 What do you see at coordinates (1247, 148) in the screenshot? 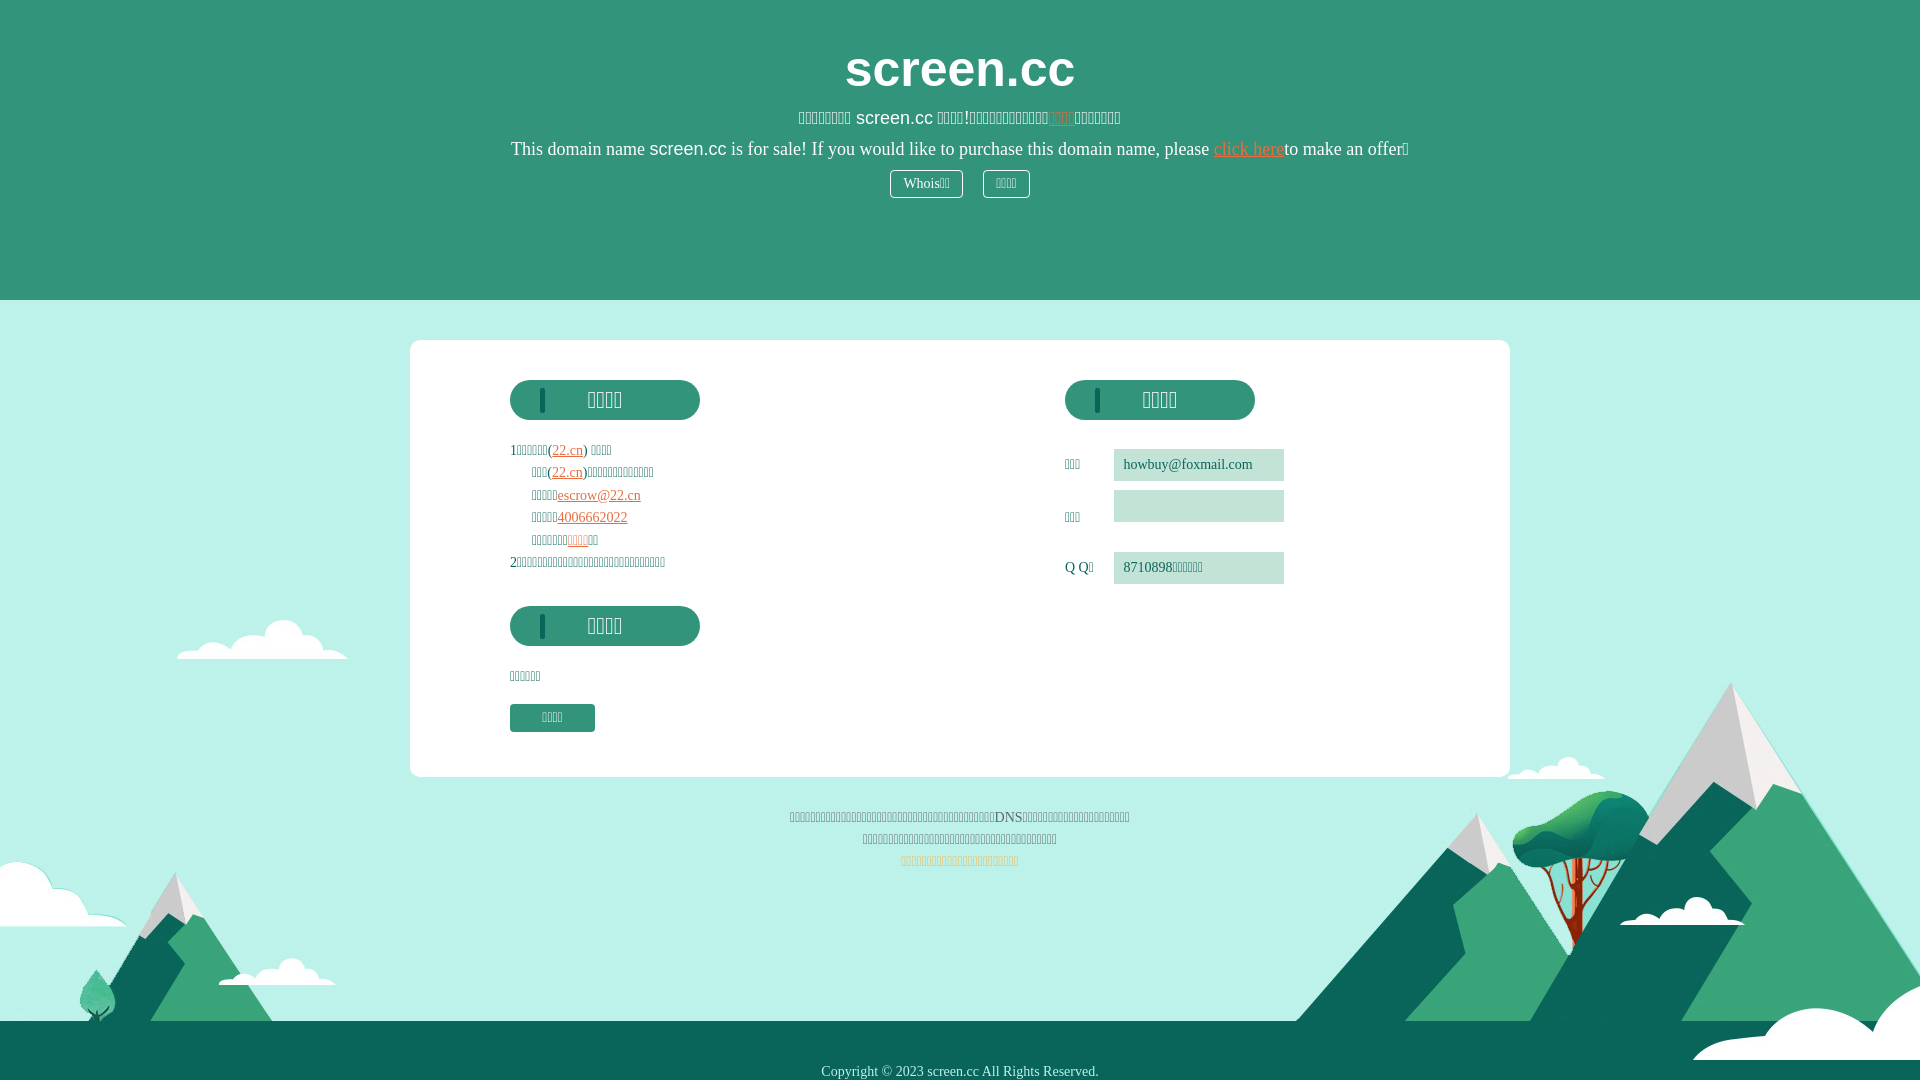
I see `'click here'` at bounding box center [1247, 148].